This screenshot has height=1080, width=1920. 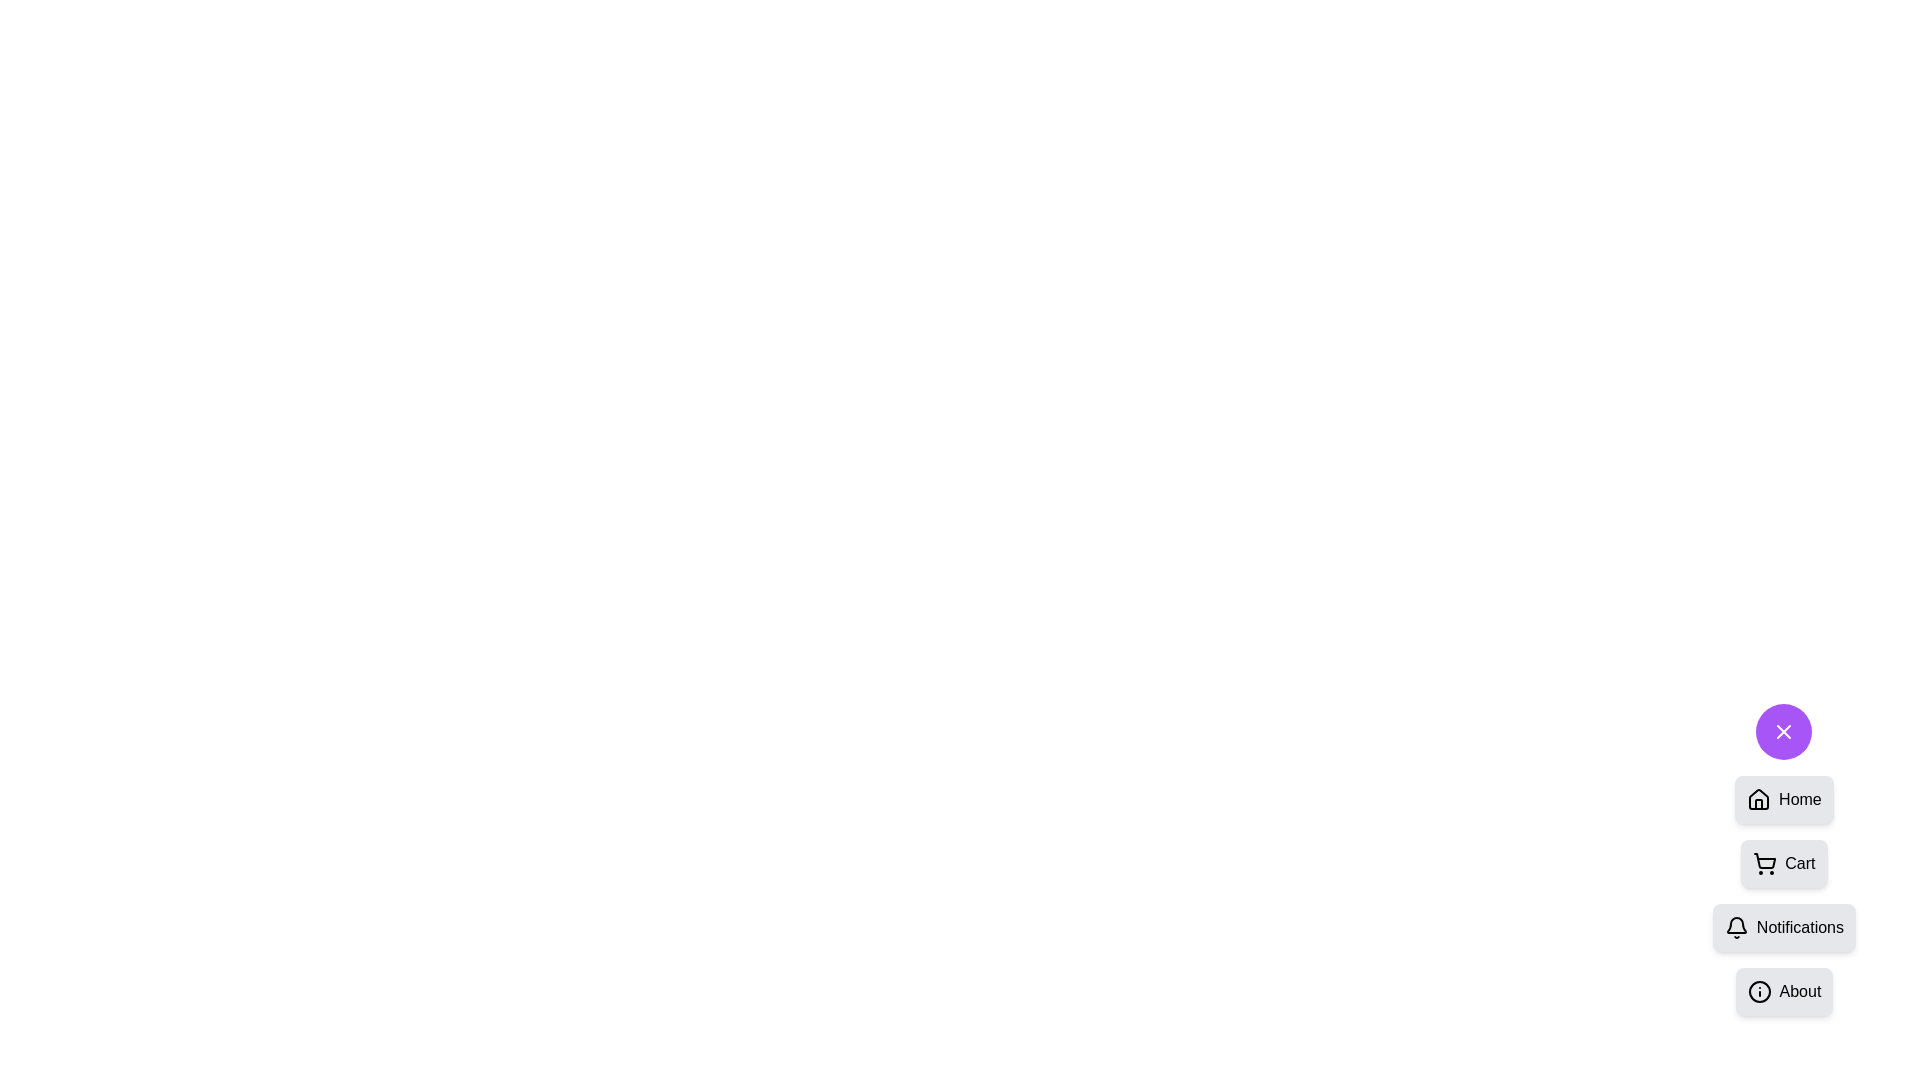 What do you see at coordinates (1784, 991) in the screenshot?
I see `the SpeedDial item labeled 'About' to observe its hover effect` at bounding box center [1784, 991].